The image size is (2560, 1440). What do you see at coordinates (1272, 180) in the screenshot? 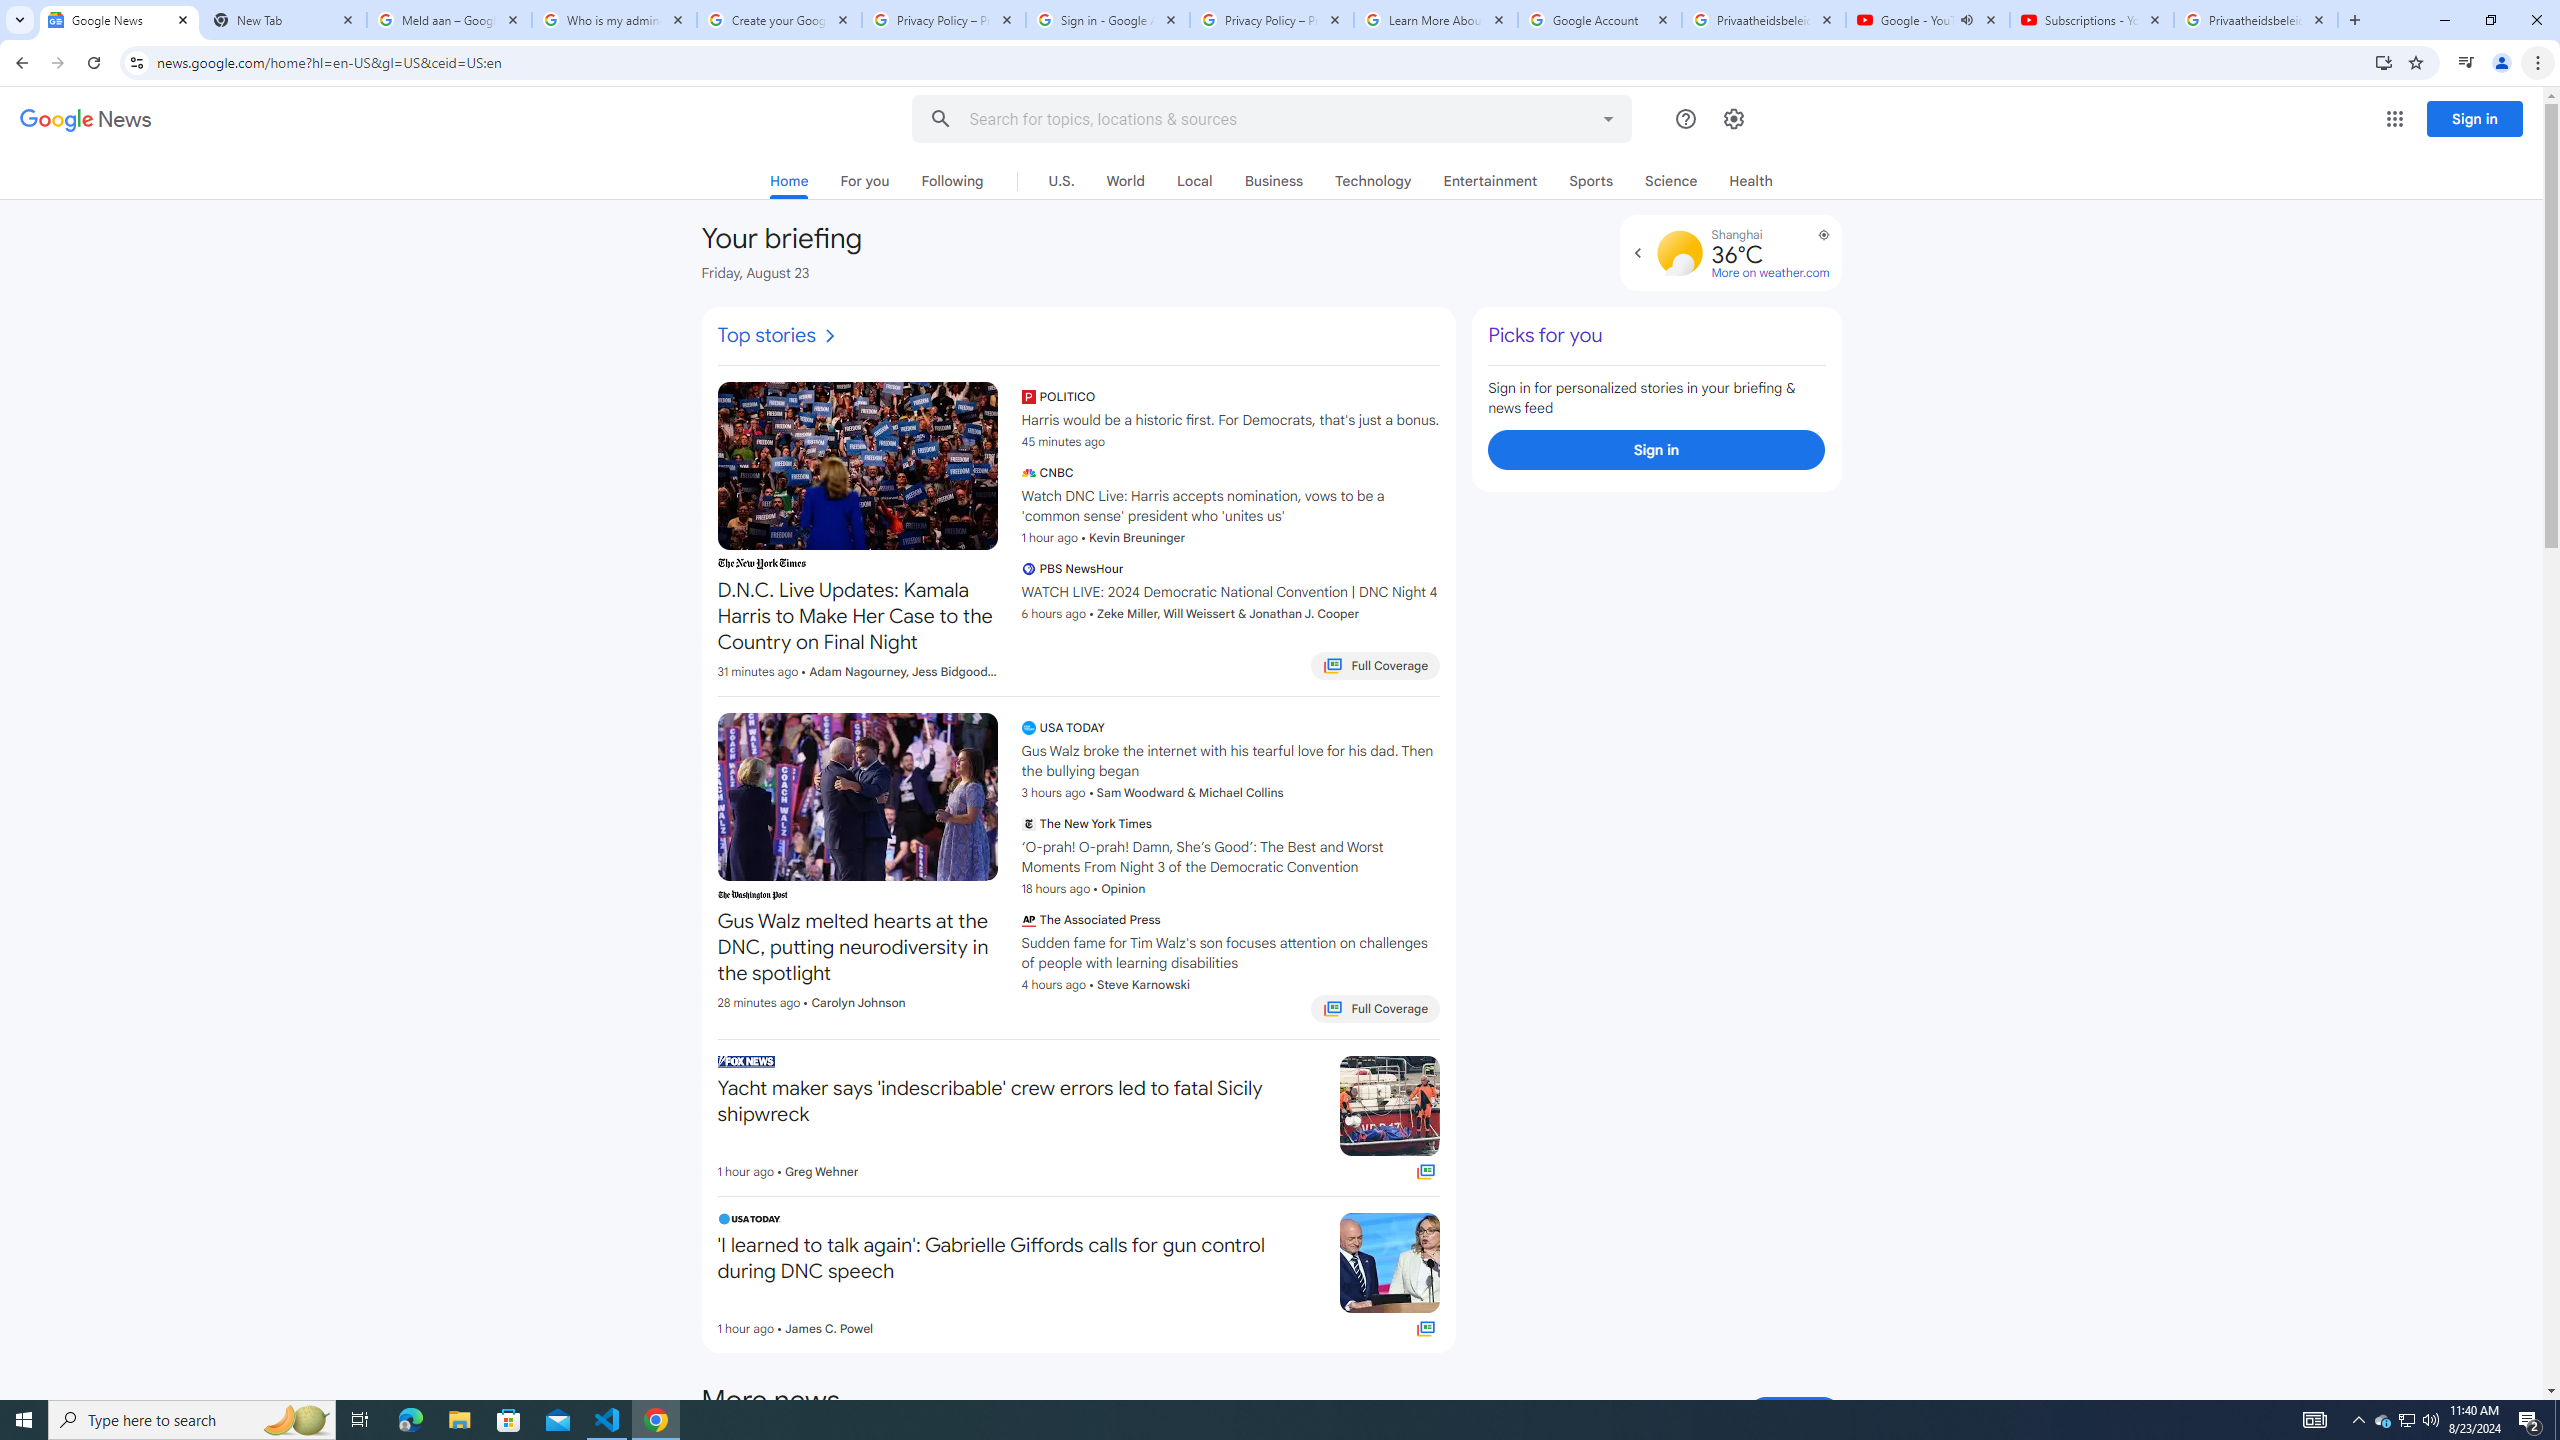
I see `'Business'` at bounding box center [1272, 180].